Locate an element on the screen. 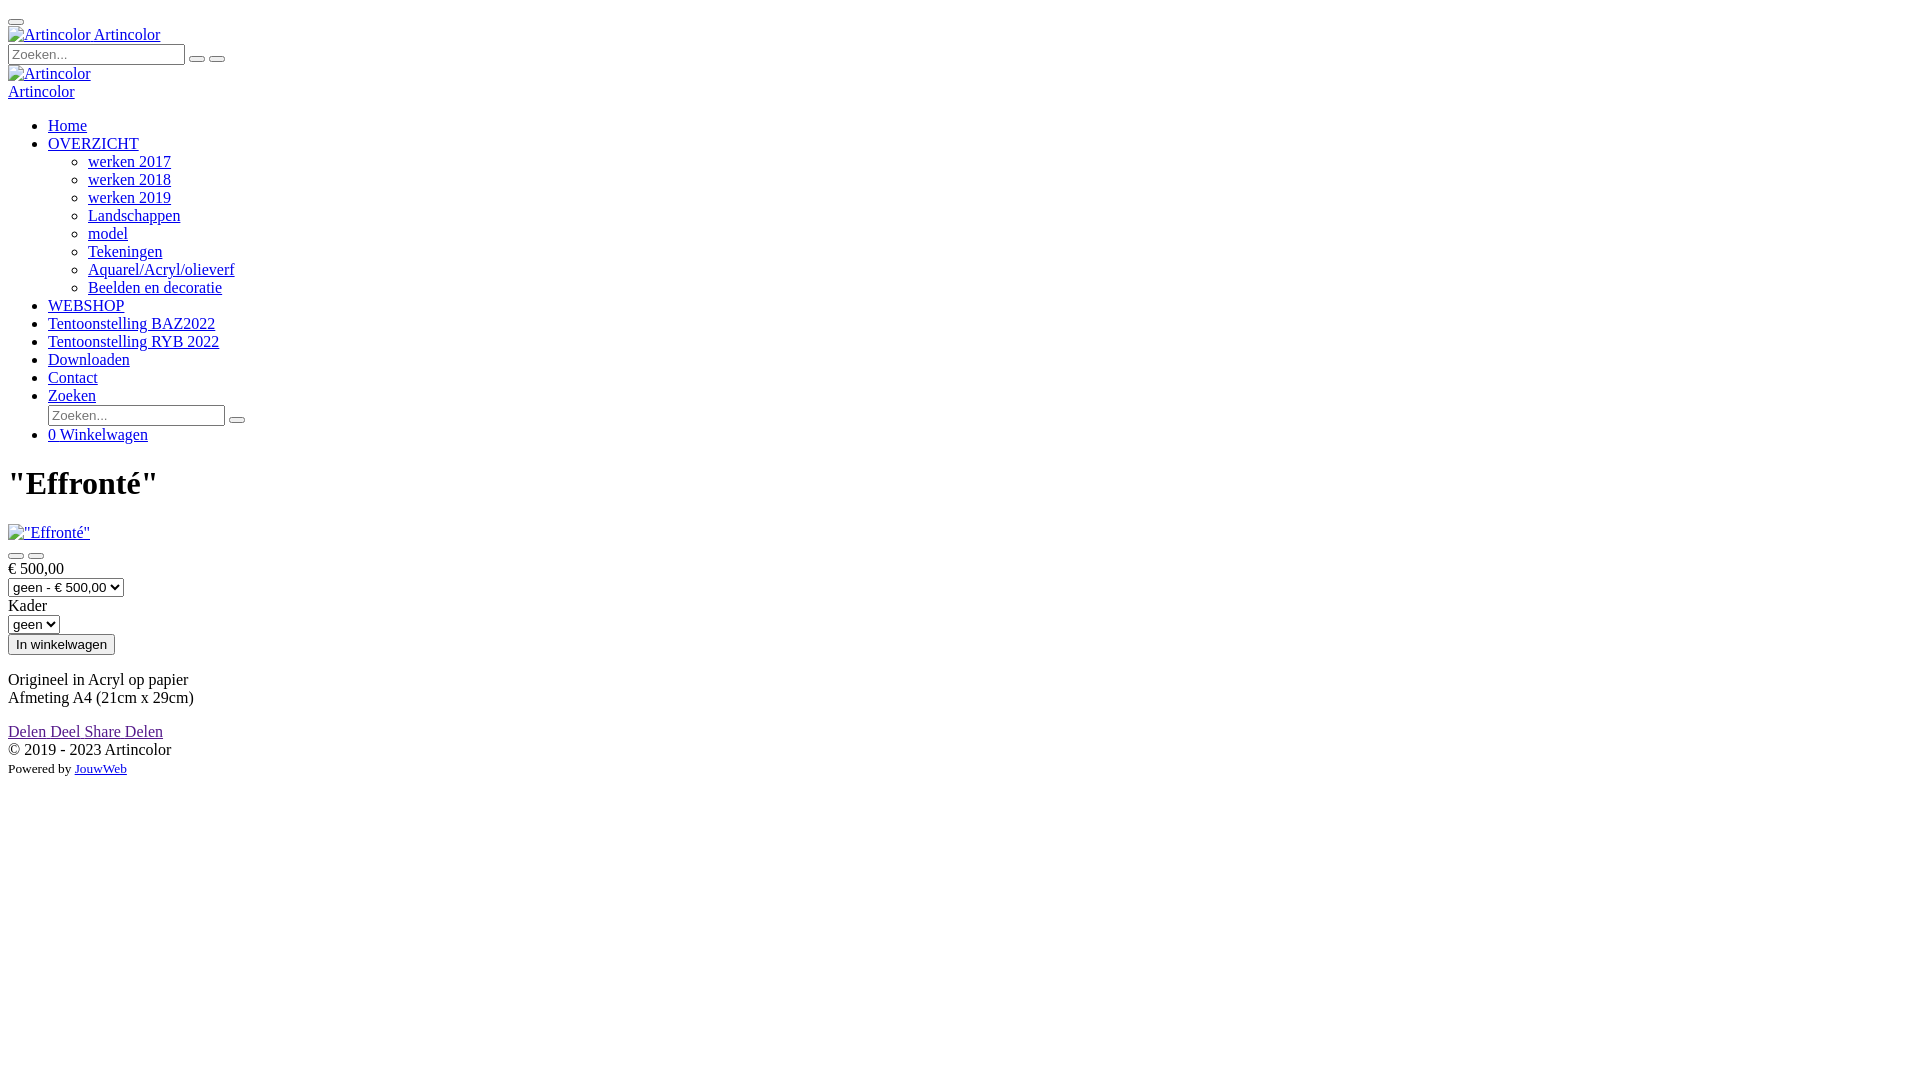  'Zoeken' is located at coordinates (72, 395).